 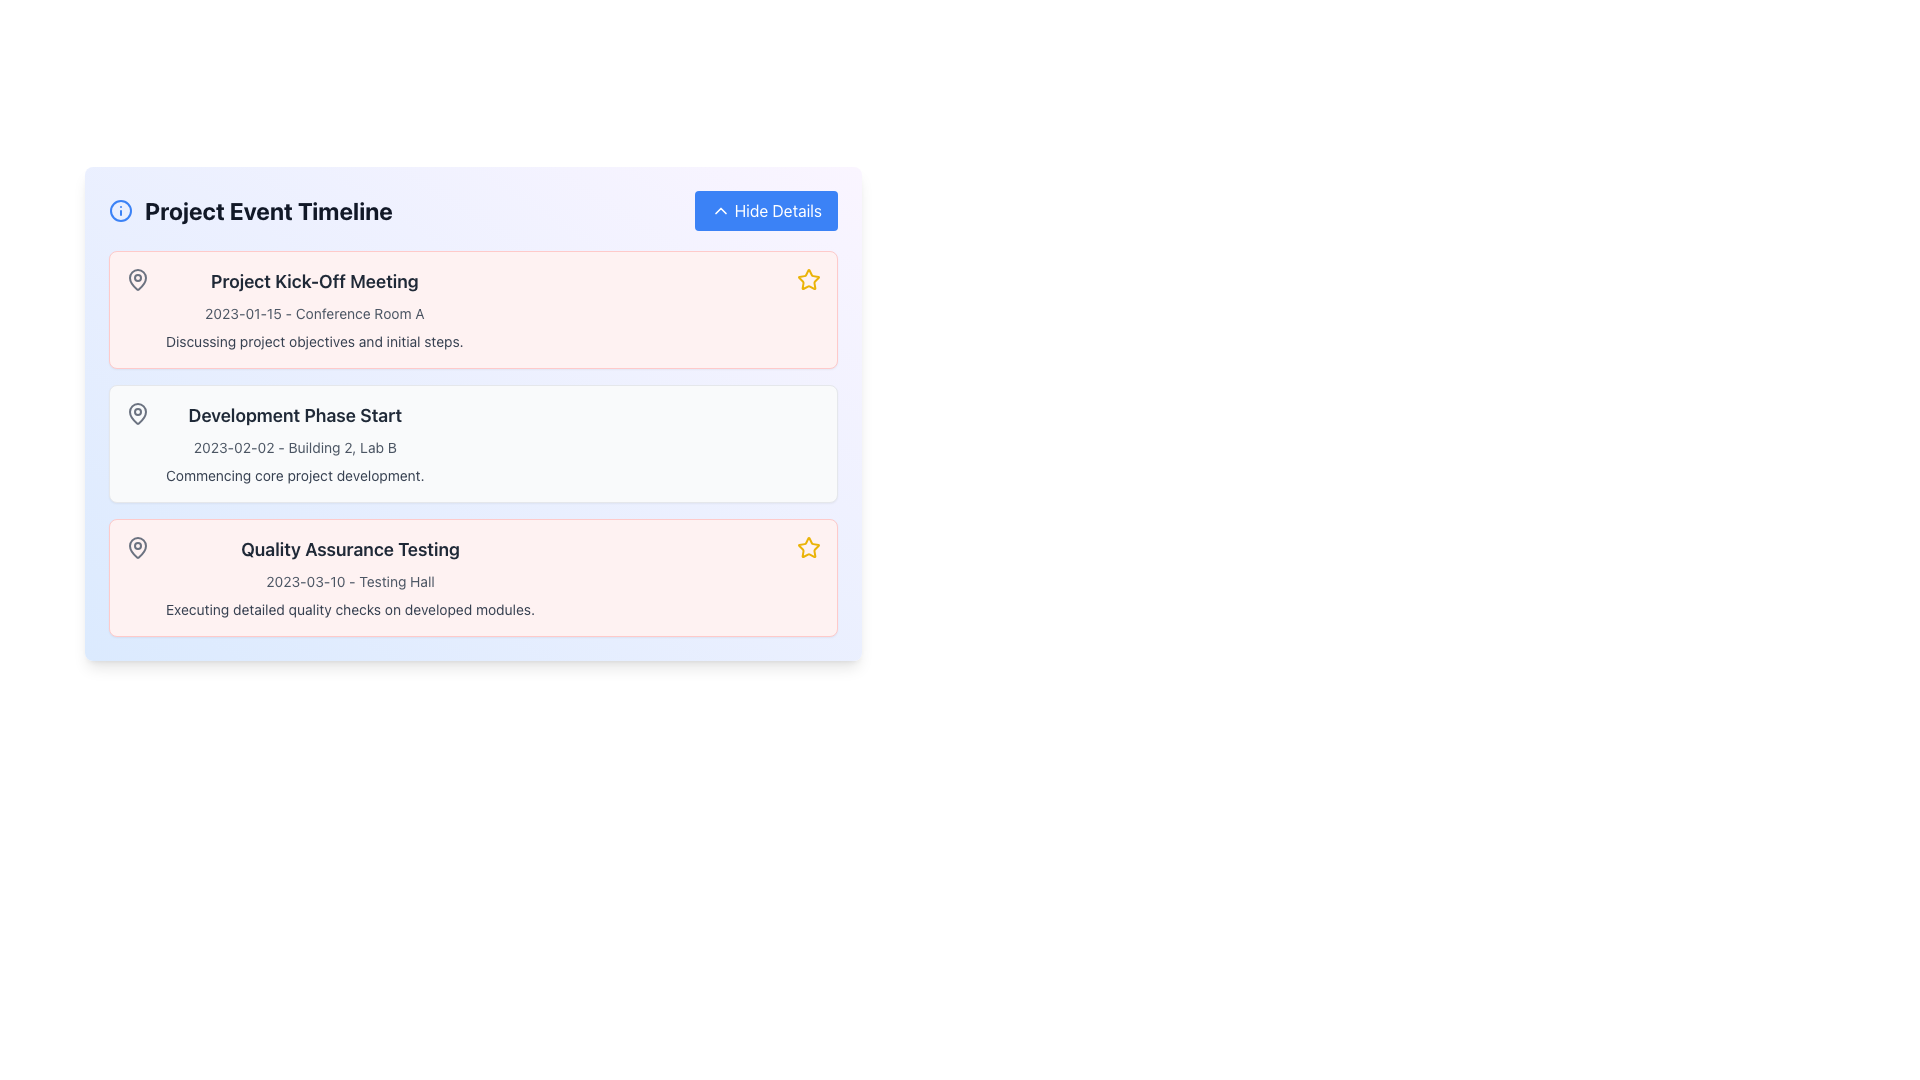 What do you see at coordinates (267, 211) in the screenshot?
I see `the text label reading 'Project Event Timeline' which is bold and large, centrally located at the top of the interface, adjacent to a blue icon and a blue button` at bounding box center [267, 211].